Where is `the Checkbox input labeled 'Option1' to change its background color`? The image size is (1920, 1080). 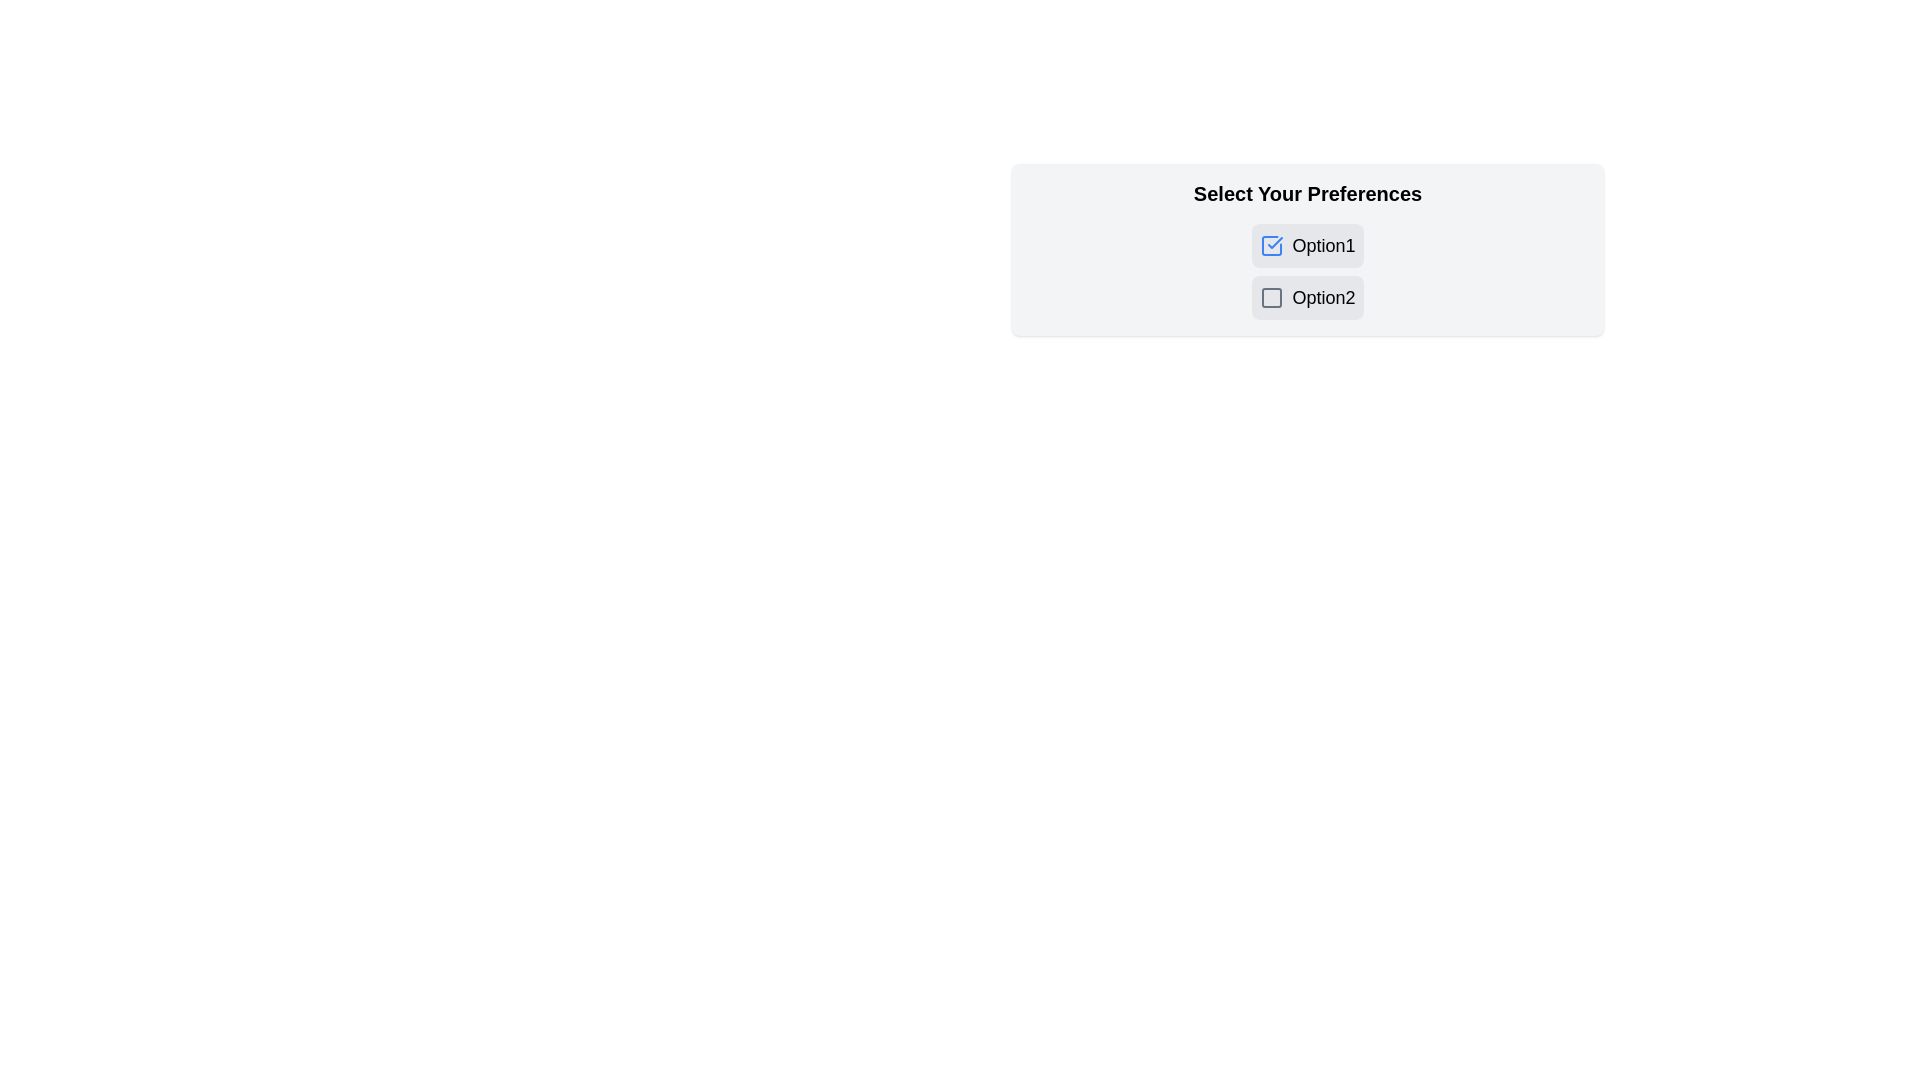 the Checkbox input labeled 'Option1' to change its background color is located at coordinates (1307, 245).